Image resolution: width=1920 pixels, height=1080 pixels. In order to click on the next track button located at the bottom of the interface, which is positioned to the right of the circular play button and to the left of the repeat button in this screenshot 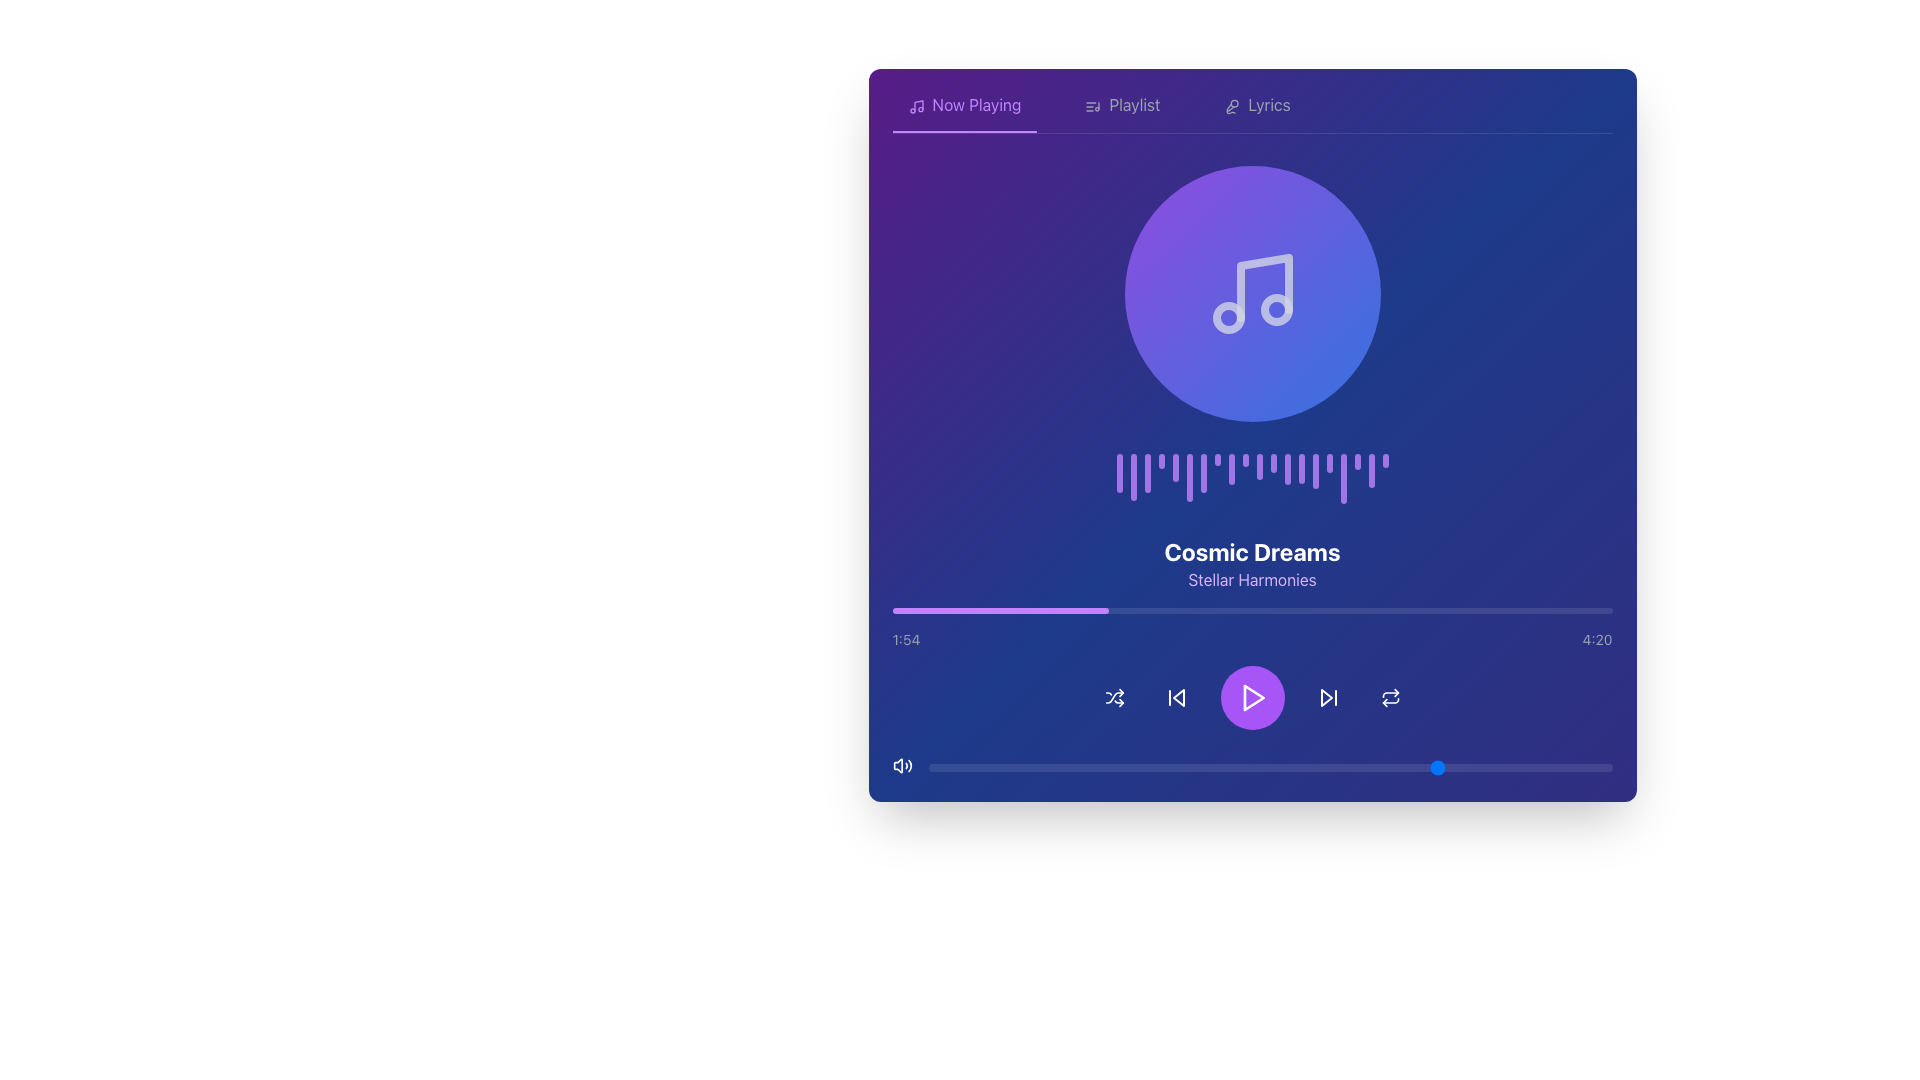, I will do `click(1328, 697)`.